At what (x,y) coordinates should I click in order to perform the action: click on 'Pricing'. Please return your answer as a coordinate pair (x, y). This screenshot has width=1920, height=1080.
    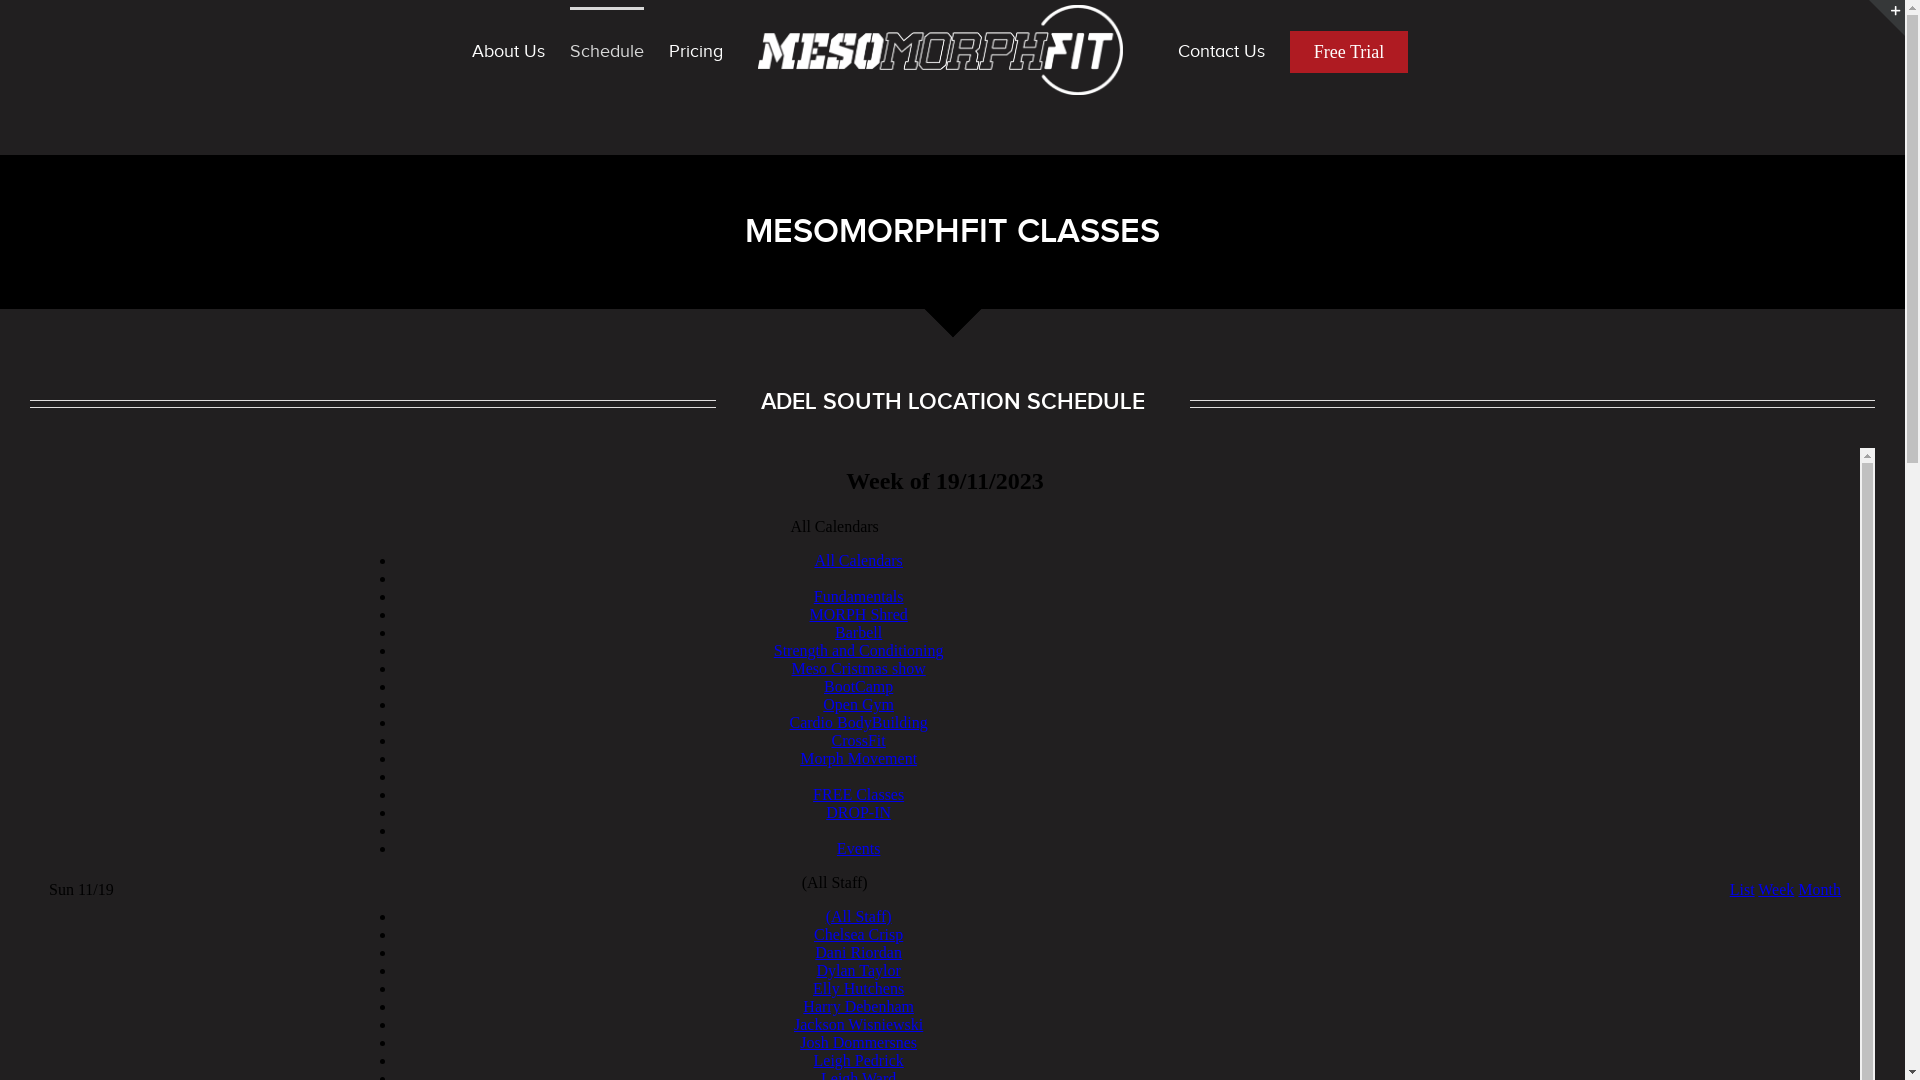
    Looking at the image, I should click on (696, 49).